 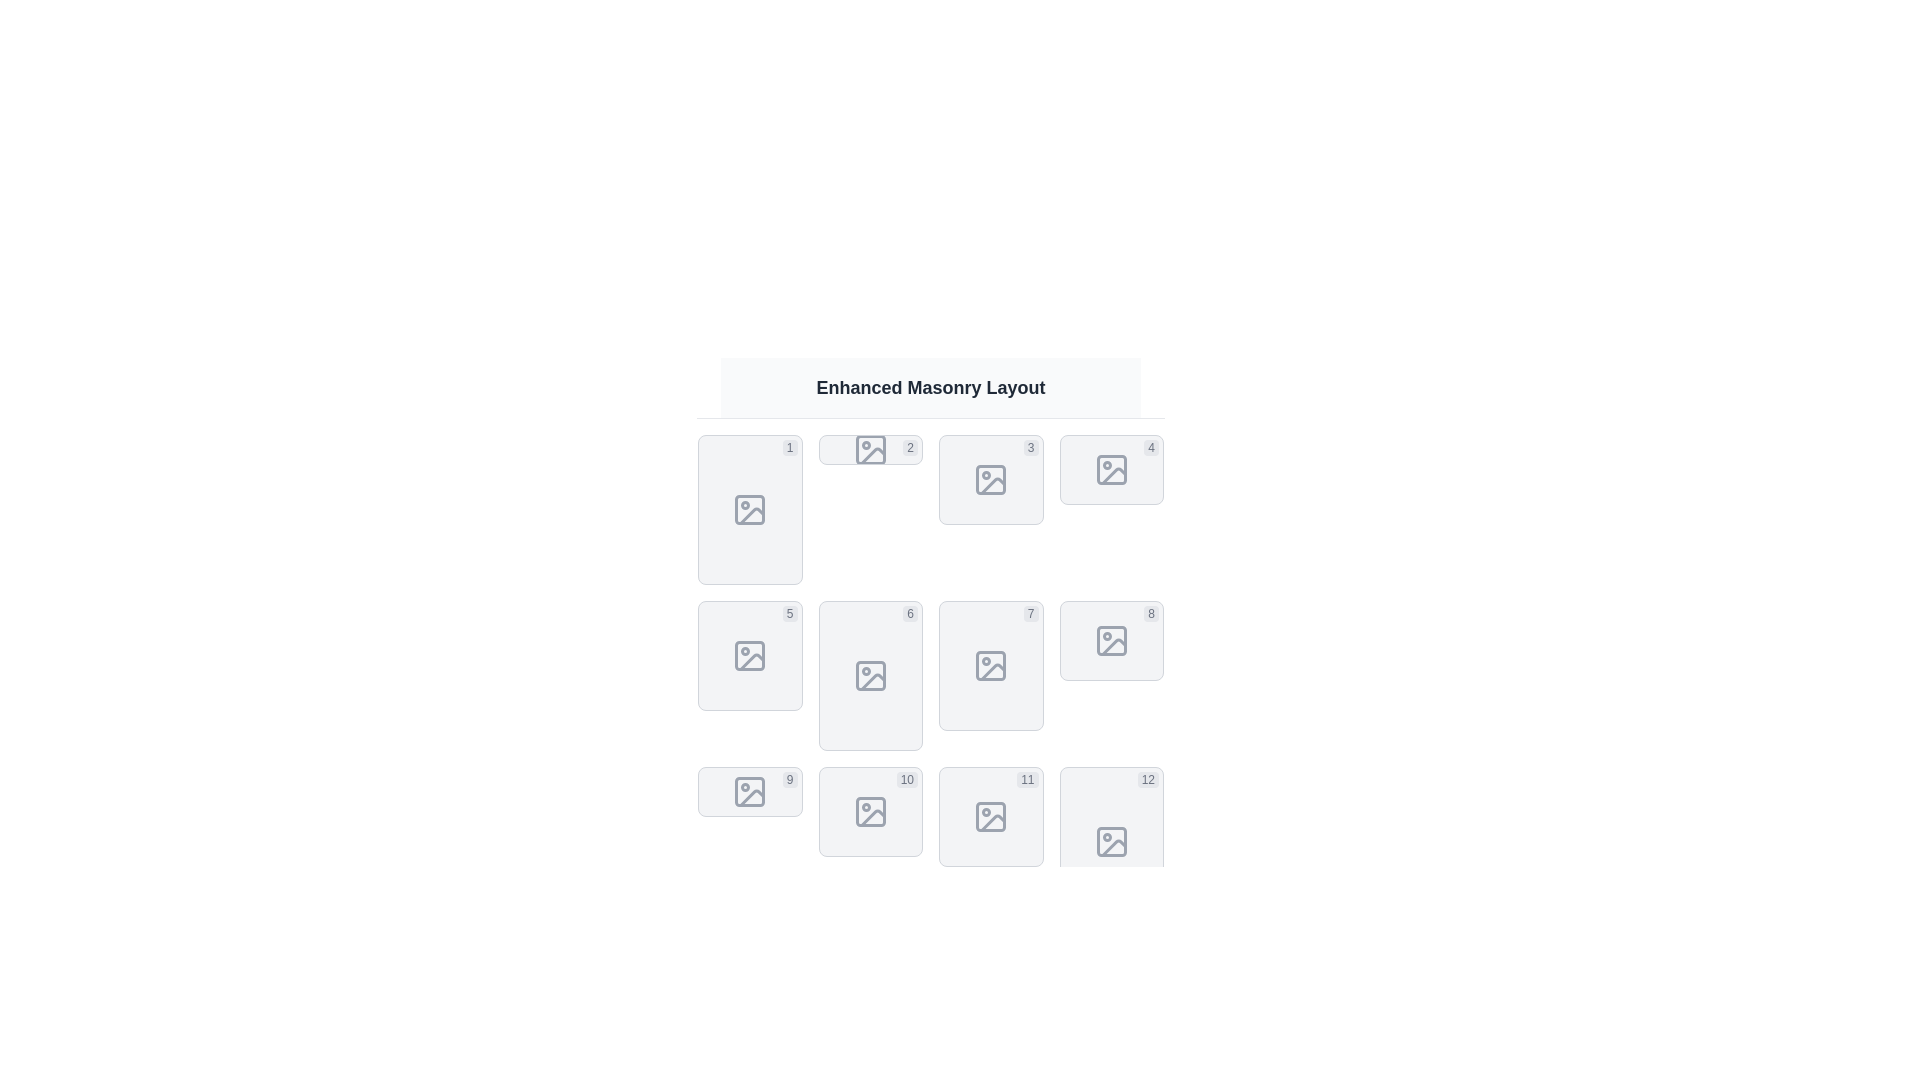 I want to click on the text displayed in the text label or badge located in the top-right corner of the 11th card in the masonry layout, so click(x=1027, y=778).